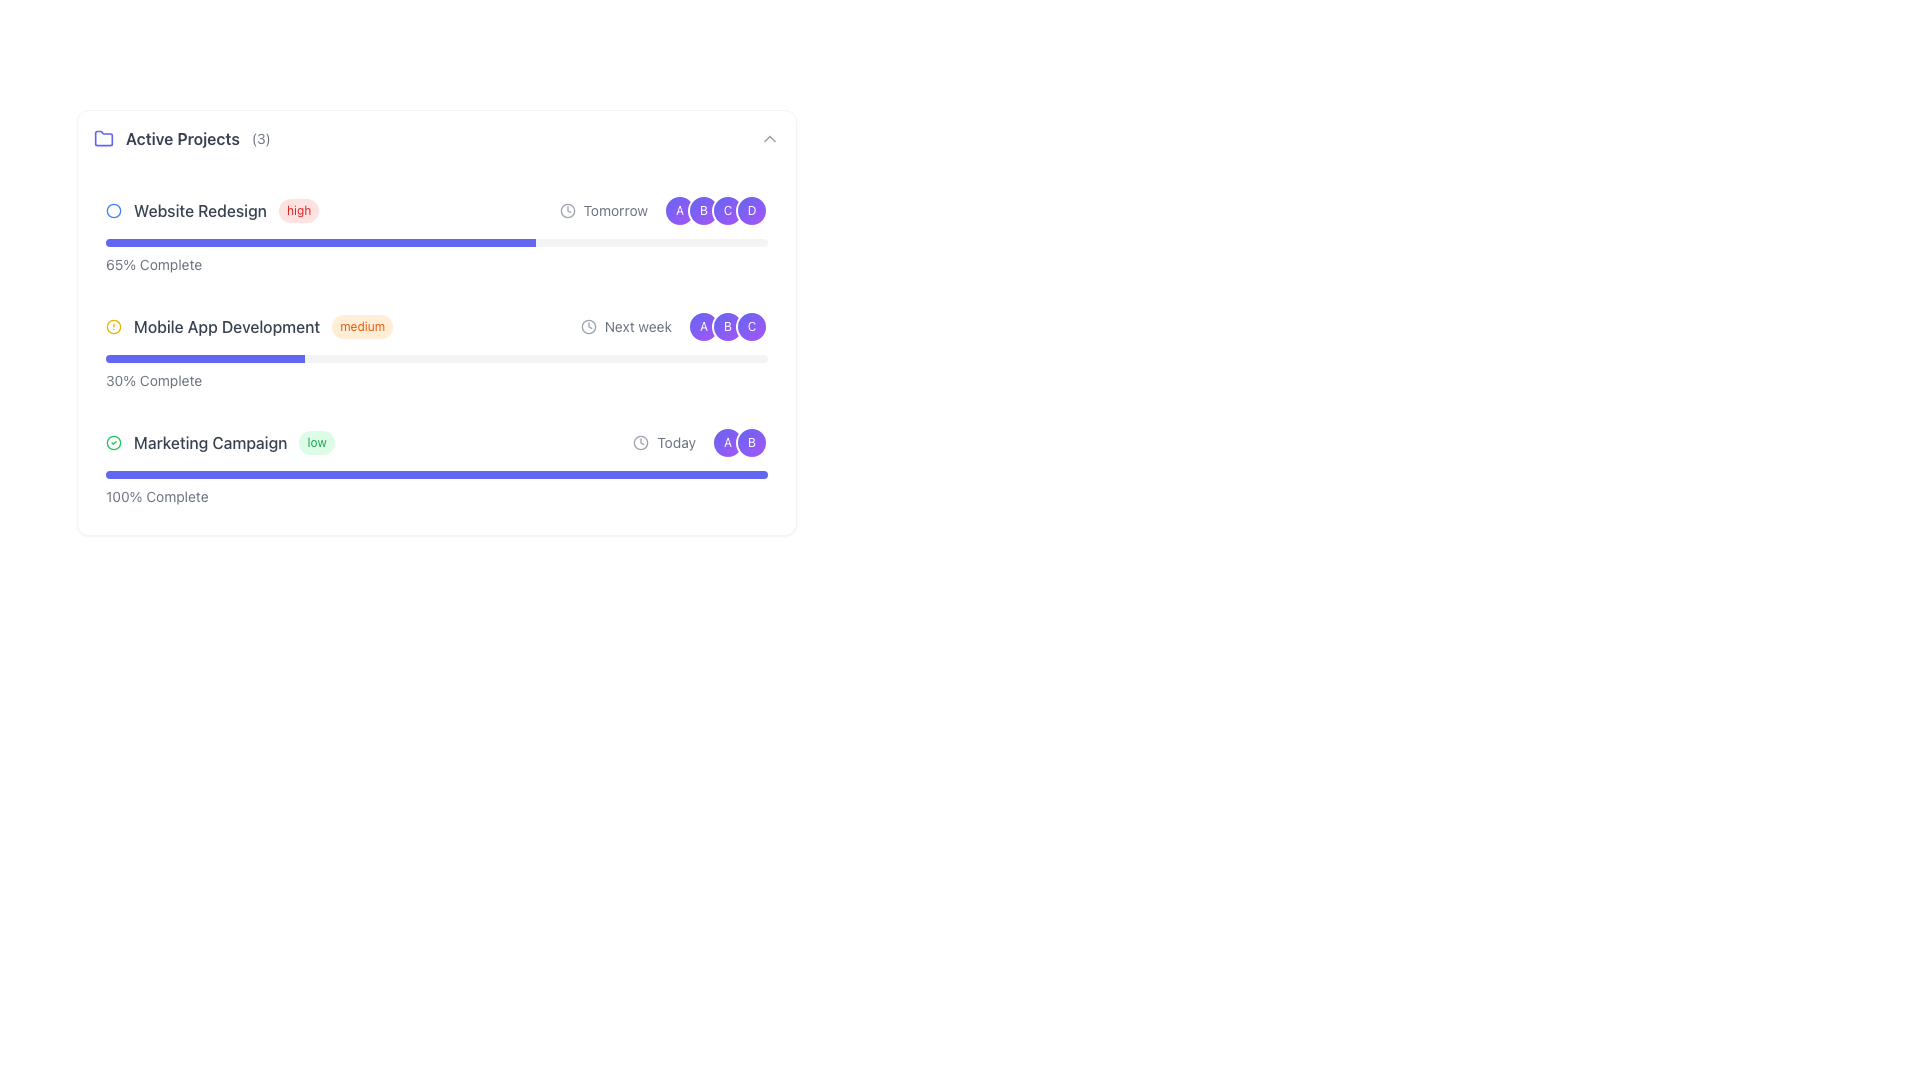 The width and height of the screenshot is (1920, 1080). I want to click on the third button in the bottom right corner of the 'Marketing Campaign' row, so click(730, 496).